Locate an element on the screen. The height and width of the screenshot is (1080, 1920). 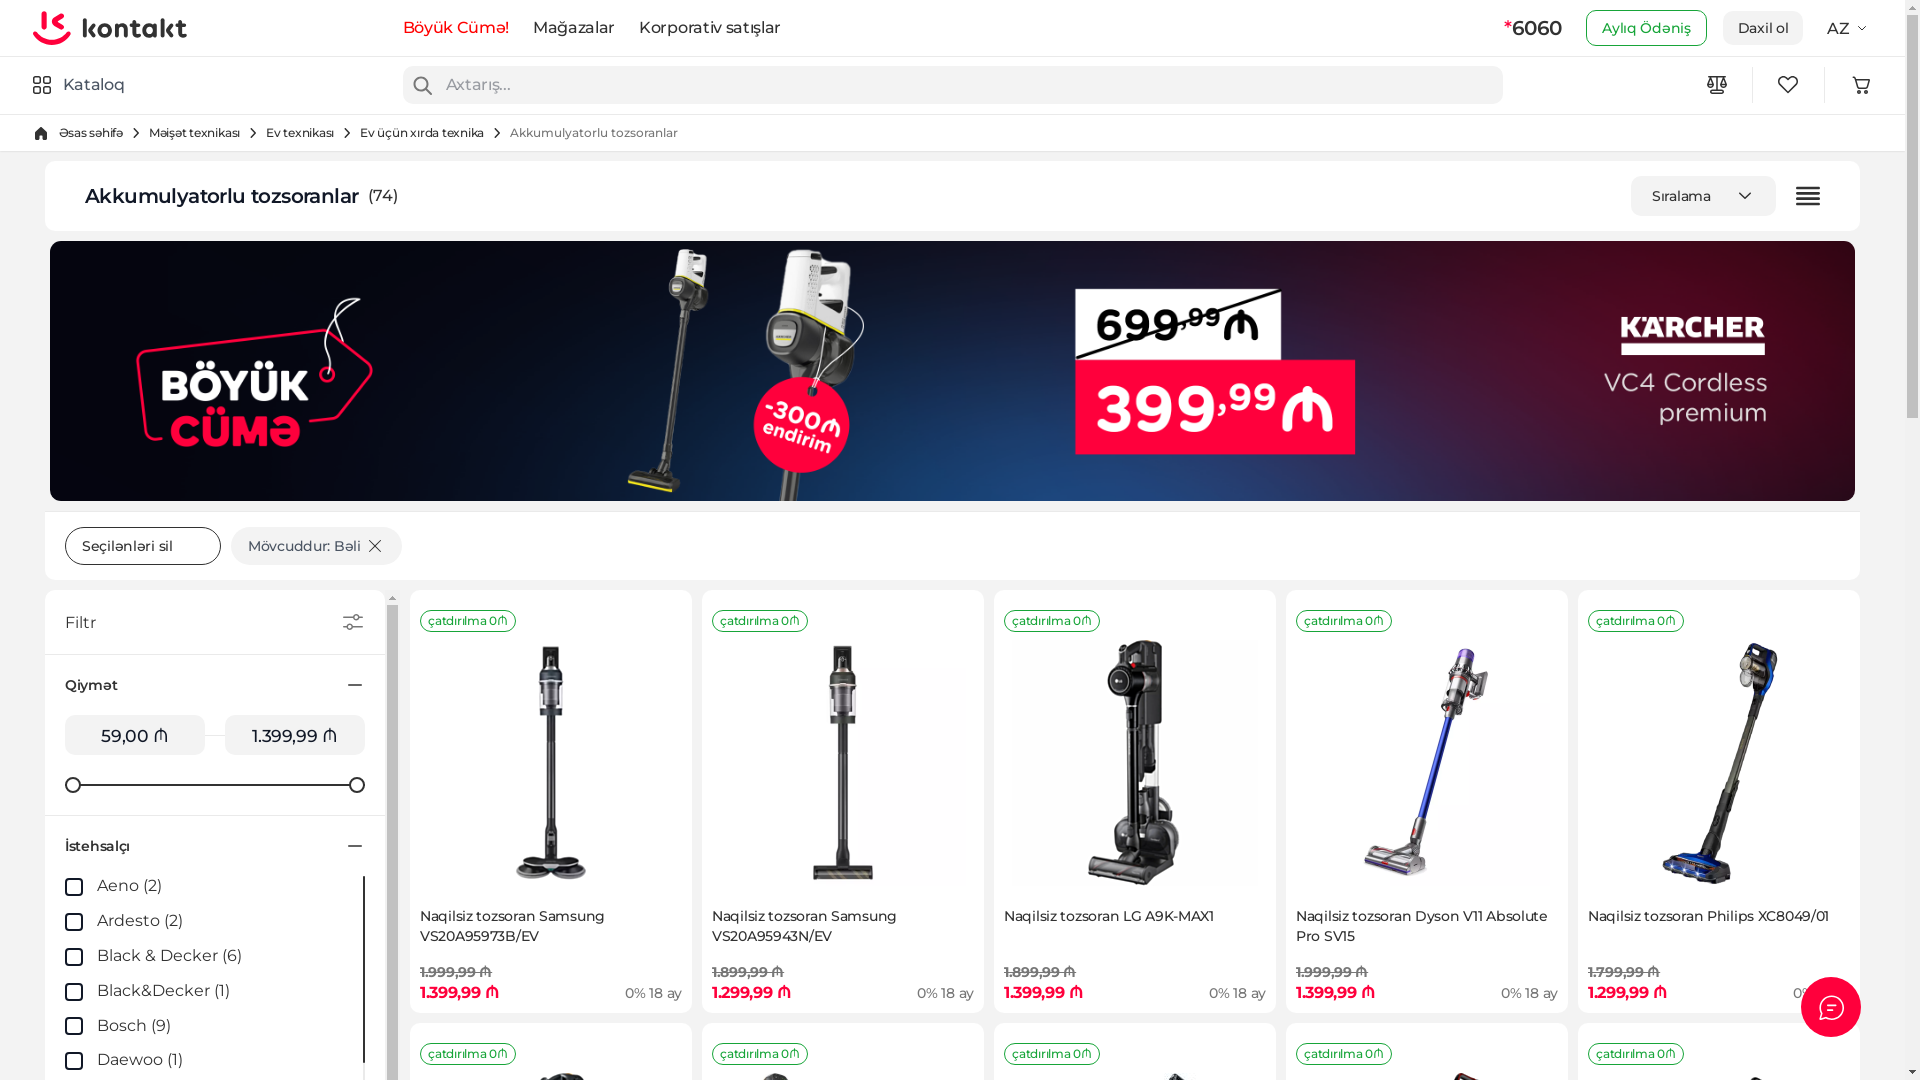
'list' is located at coordinates (1808, 196).